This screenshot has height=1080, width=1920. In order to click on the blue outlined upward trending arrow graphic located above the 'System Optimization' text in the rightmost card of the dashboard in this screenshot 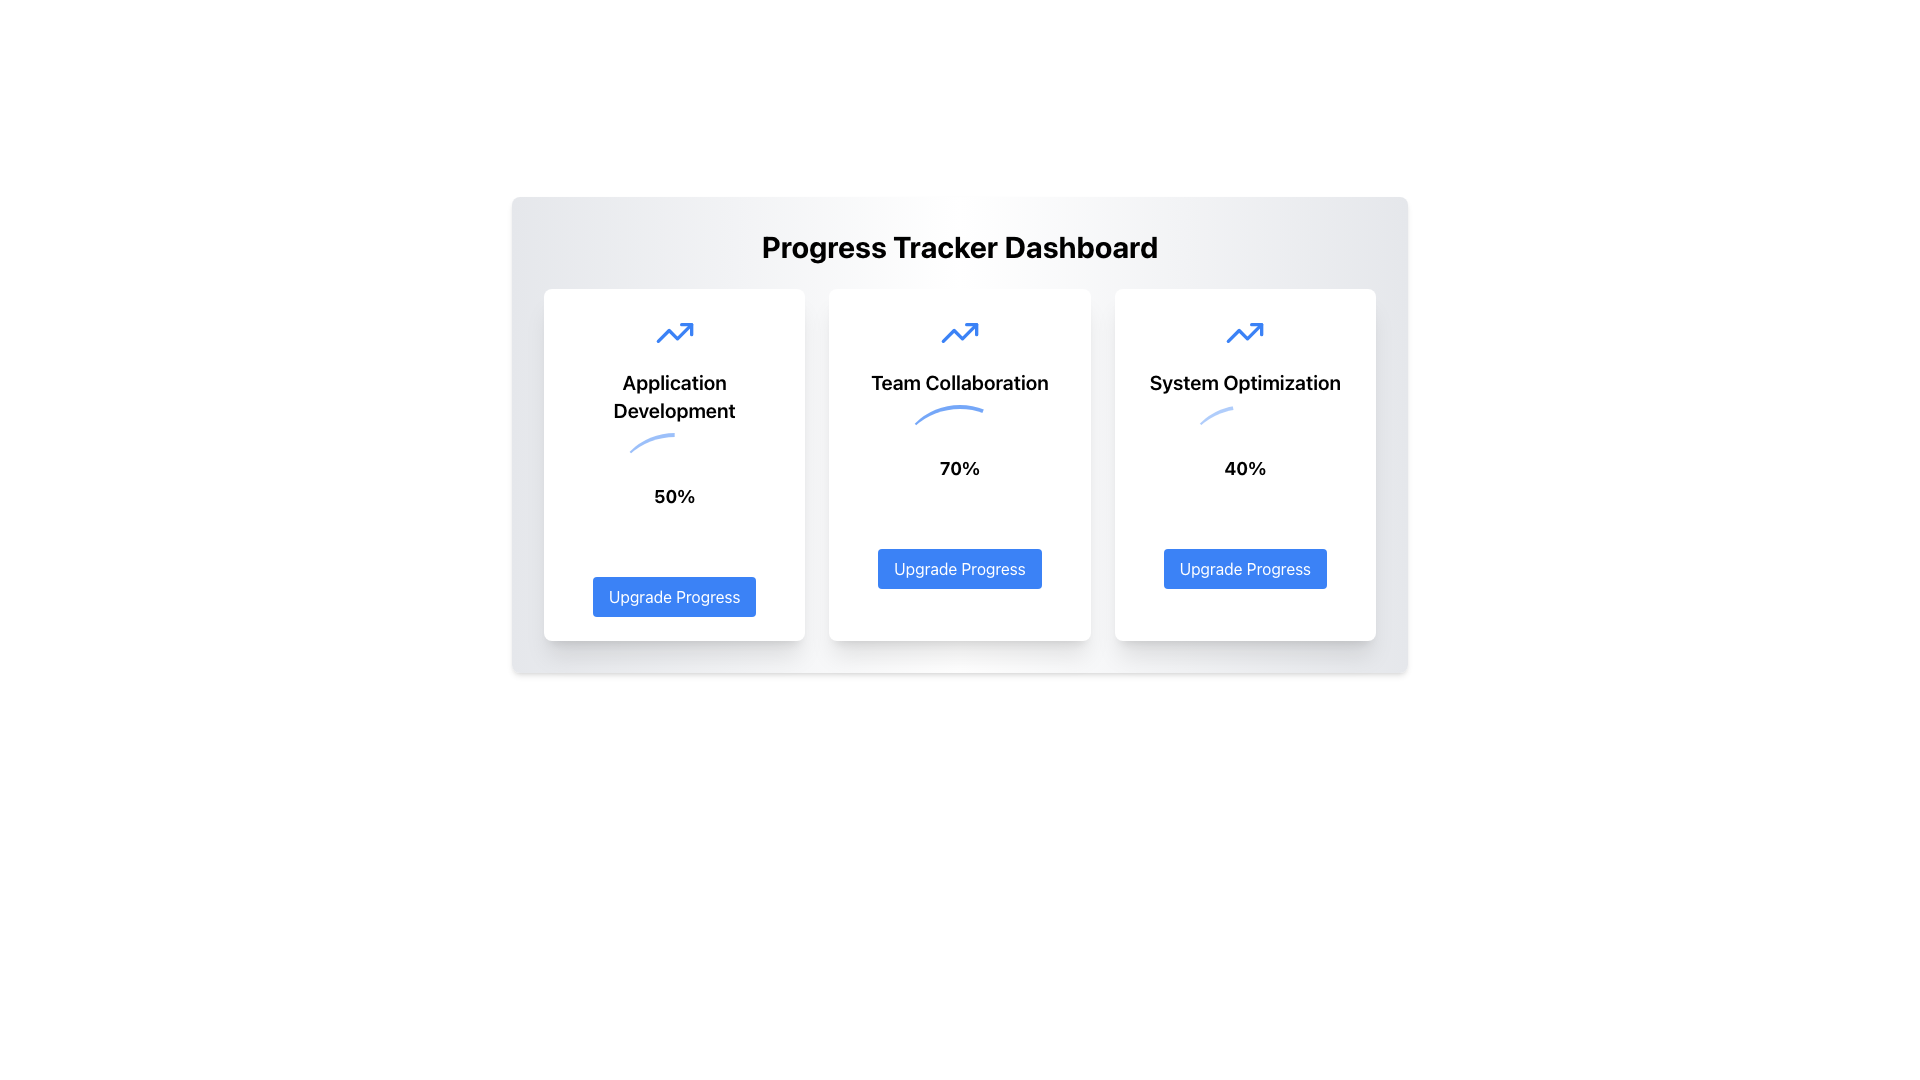, I will do `click(1244, 331)`.